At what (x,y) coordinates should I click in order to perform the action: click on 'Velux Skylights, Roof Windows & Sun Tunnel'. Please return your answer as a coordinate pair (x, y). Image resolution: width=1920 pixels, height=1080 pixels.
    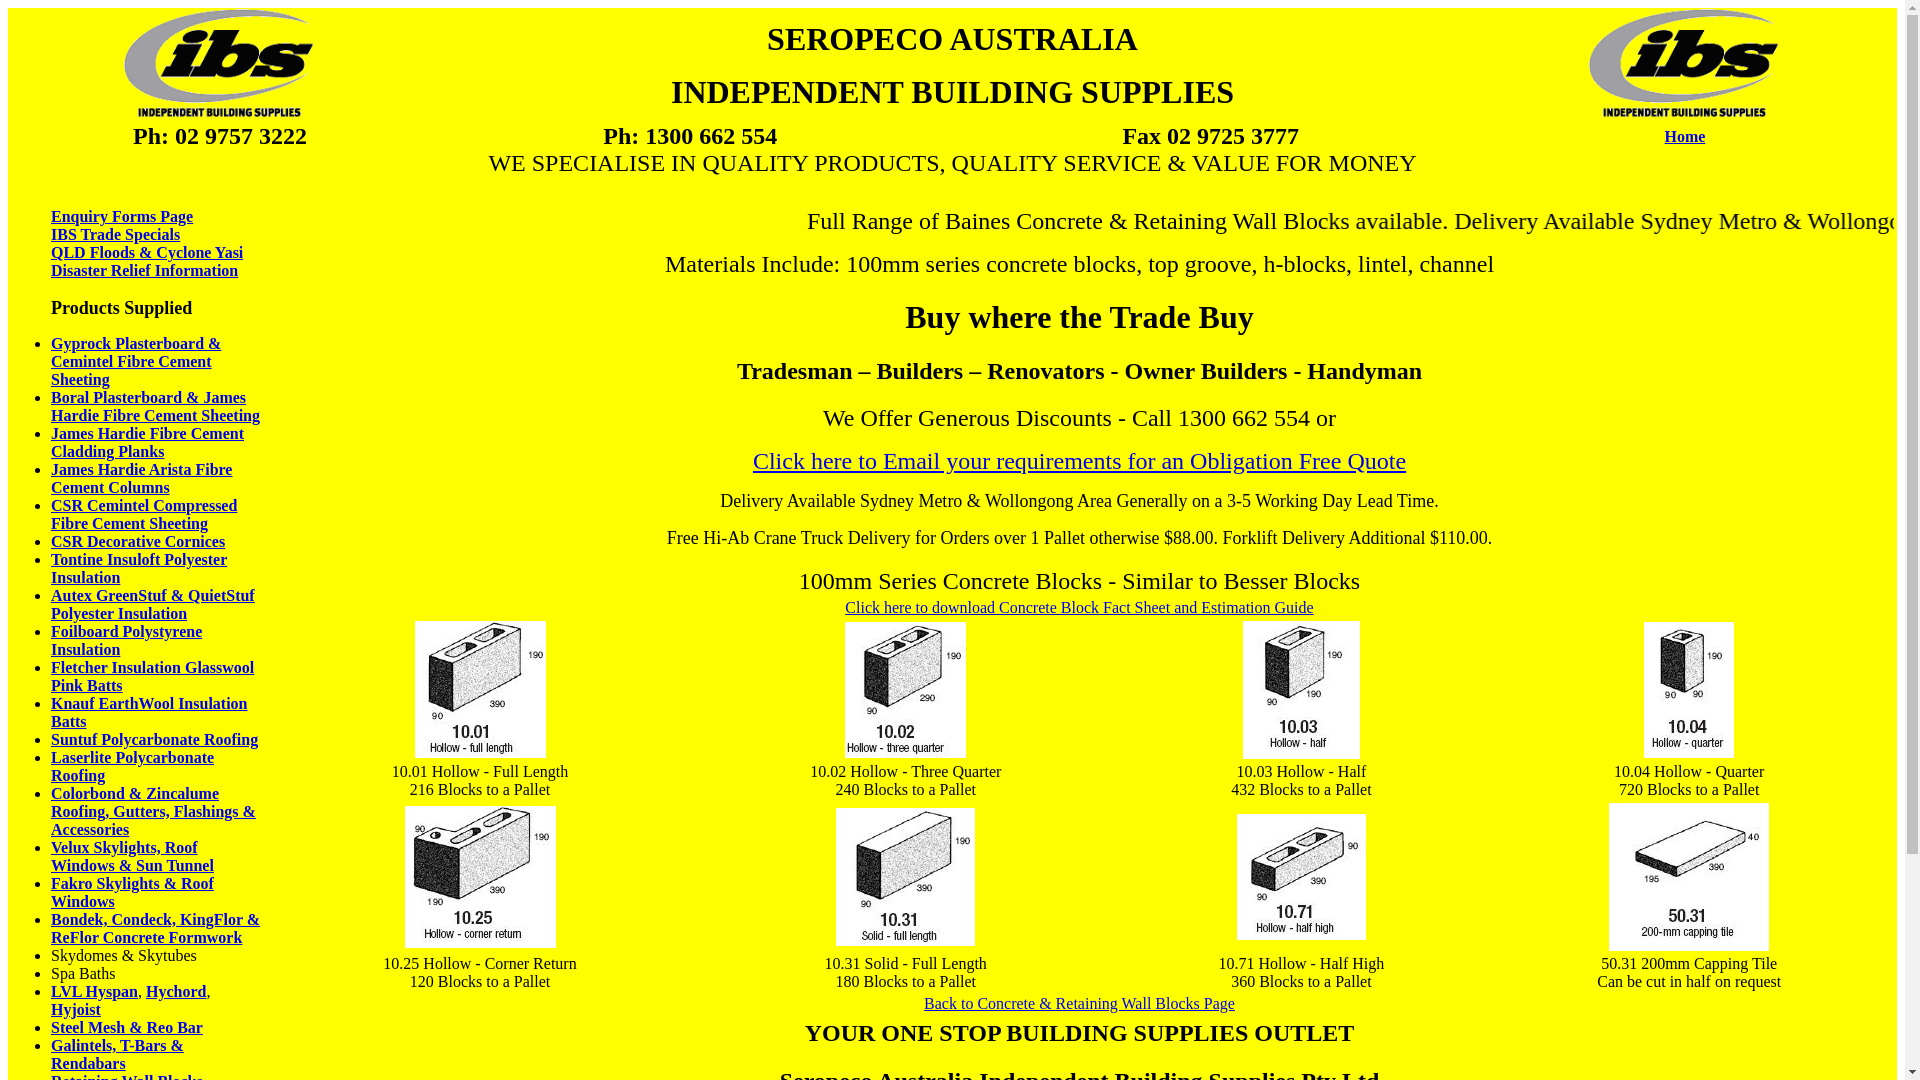
    Looking at the image, I should click on (51, 855).